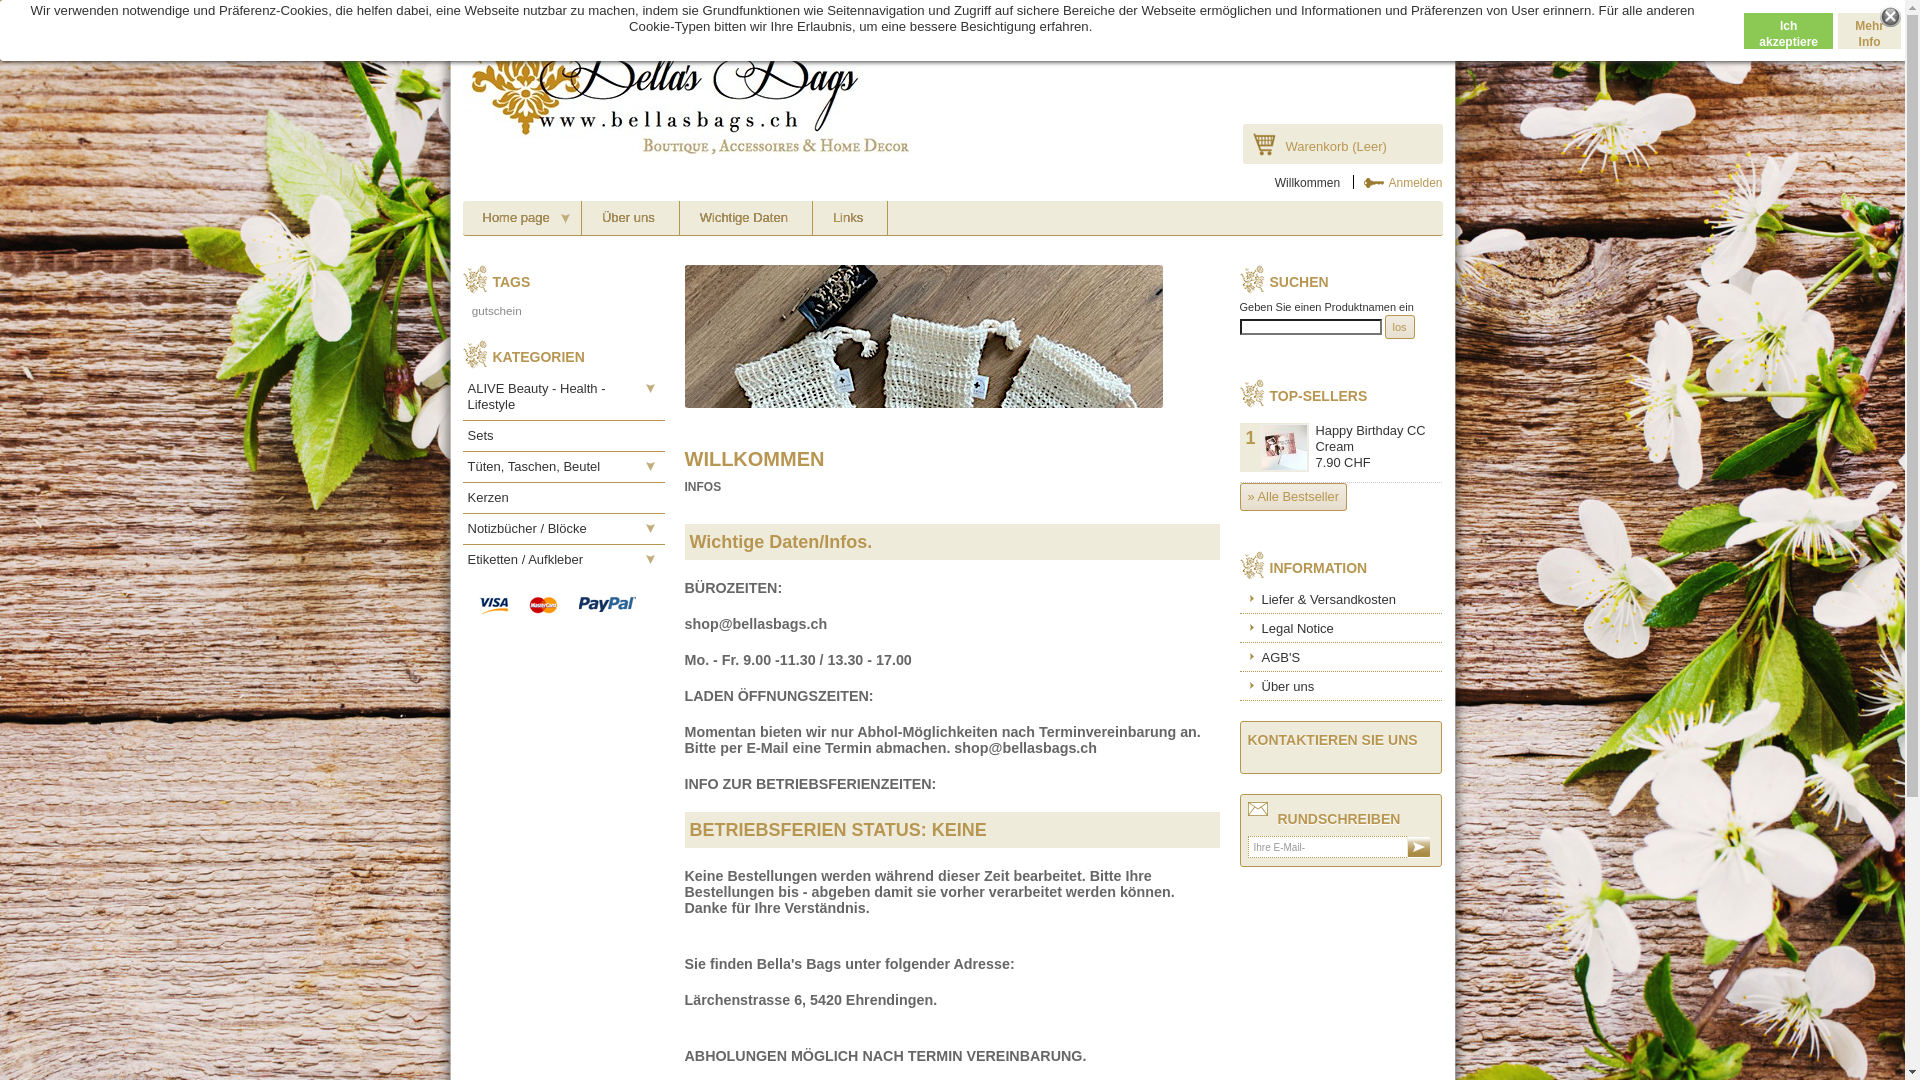 This screenshot has height=1080, width=1920. I want to click on 'Facebook', so click(1185, 10).